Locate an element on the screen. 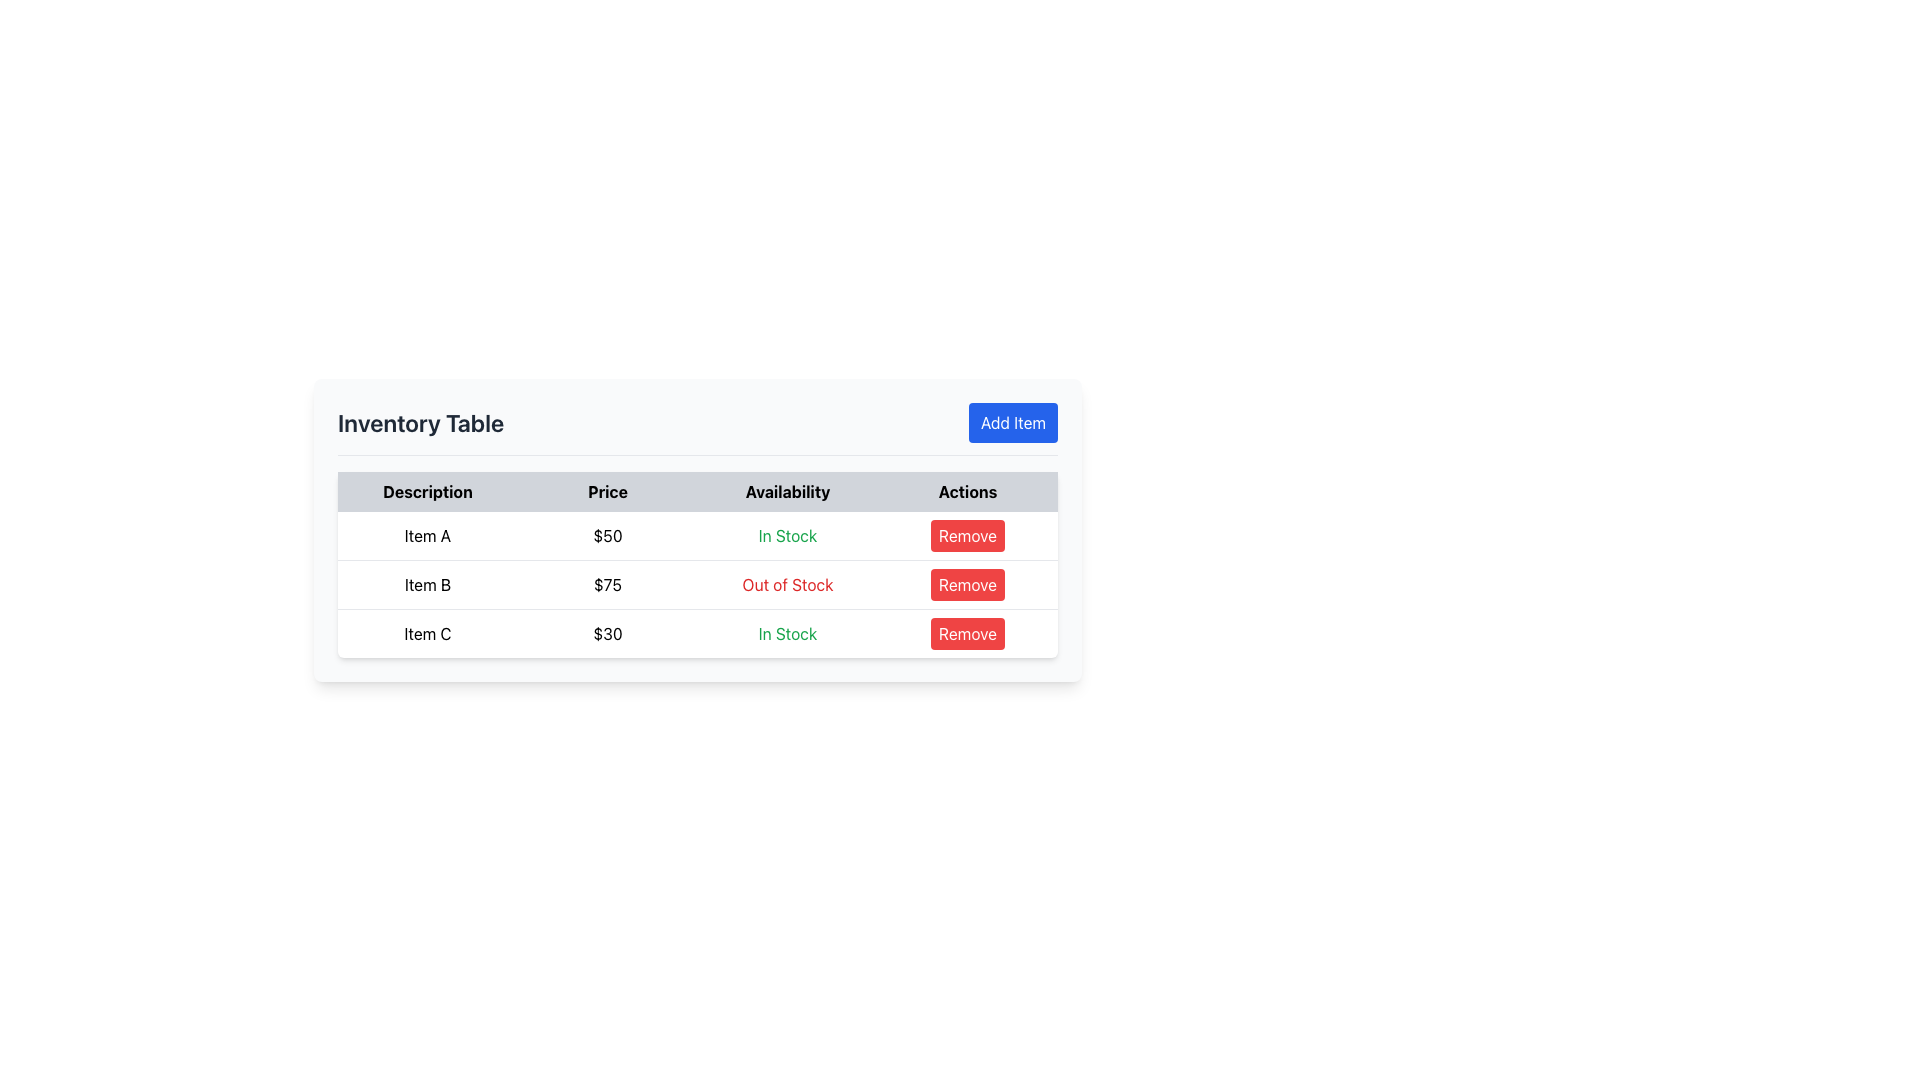  the text label displaying 'Item A' located in the first row of the table under the 'Description' column is located at coordinates (426, 535).